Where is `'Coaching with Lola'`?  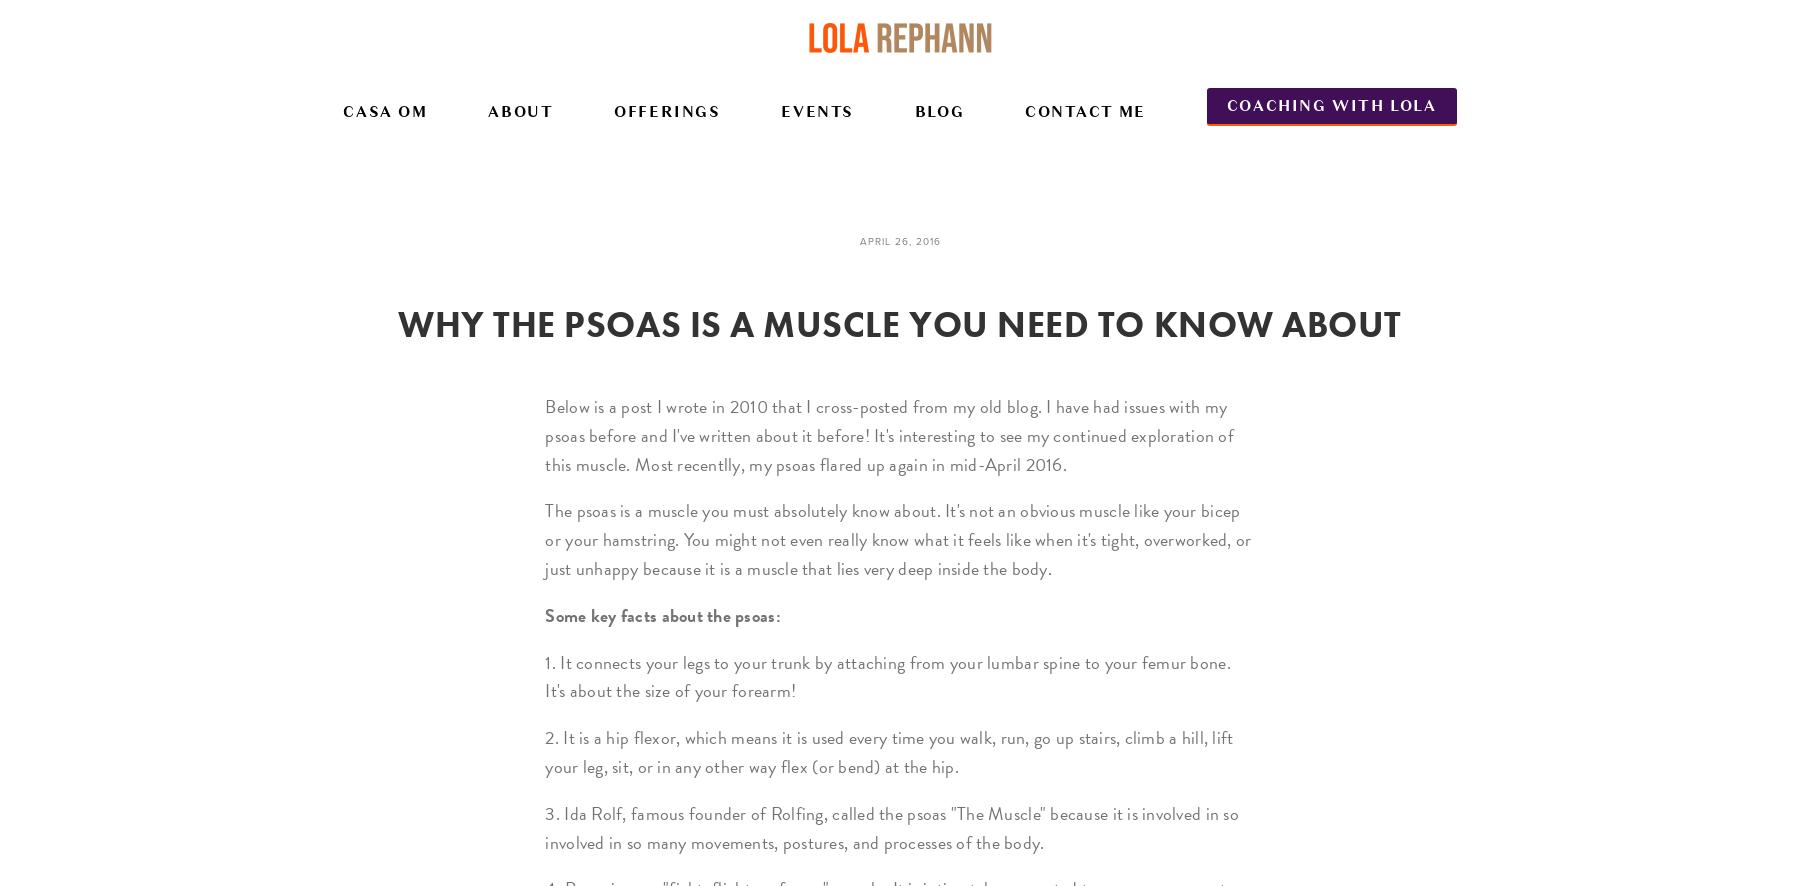
'Coaching with Lola' is located at coordinates (1330, 104).